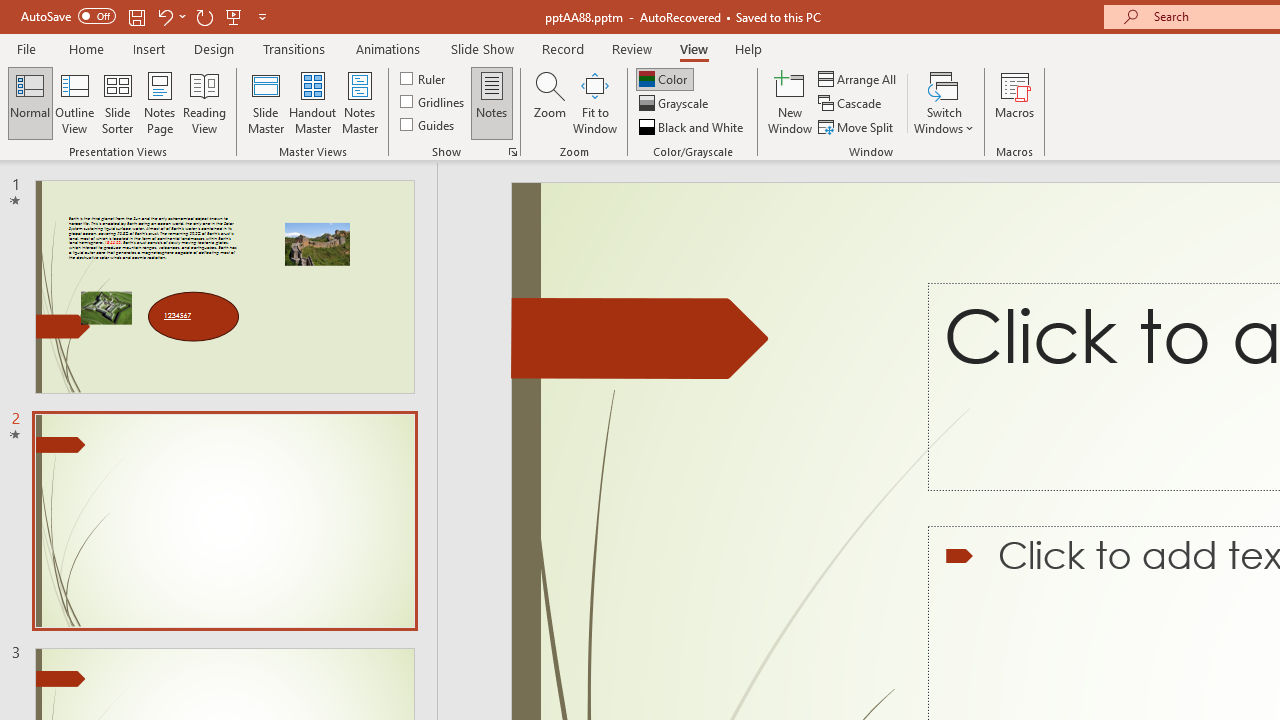 The image size is (1280, 720). What do you see at coordinates (549, 103) in the screenshot?
I see `'Zoom...'` at bounding box center [549, 103].